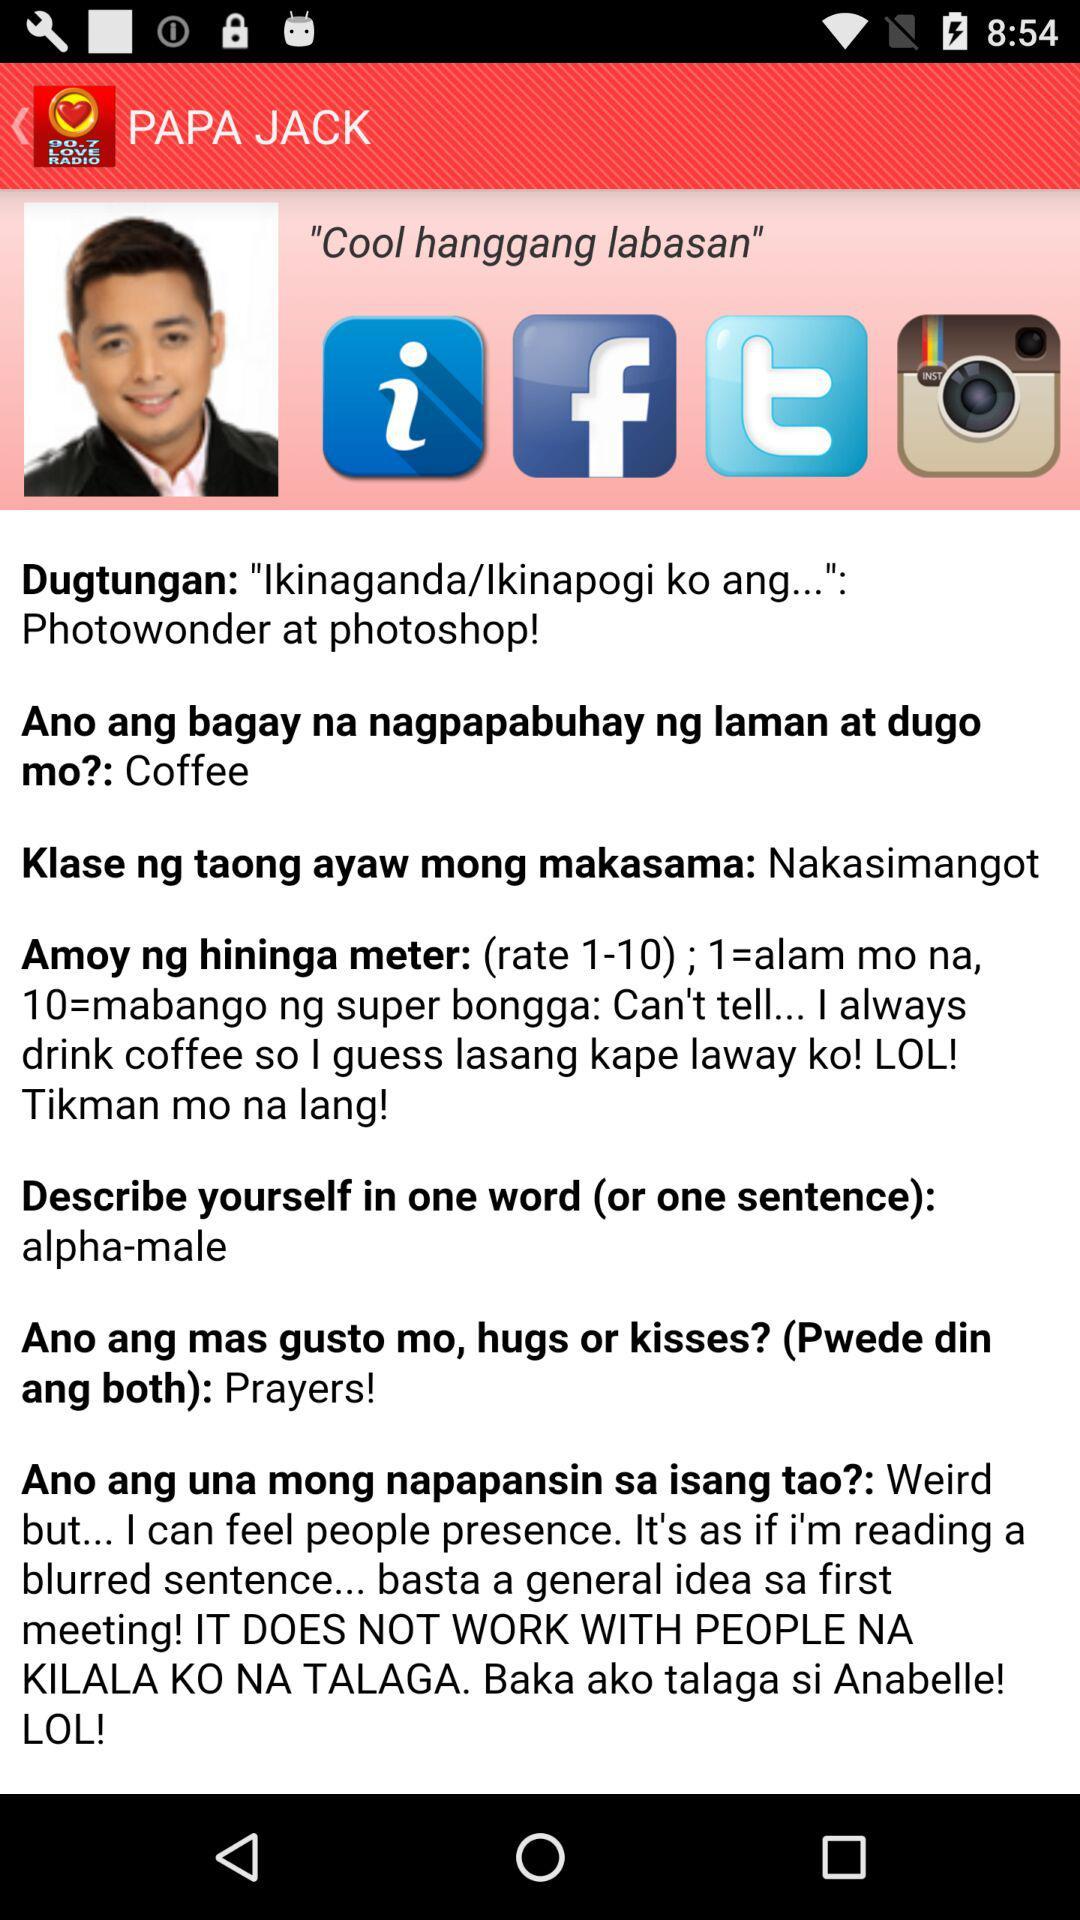  Describe the element at coordinates (785, 395) in the screenshot. I see `share on twitter button` at that location.